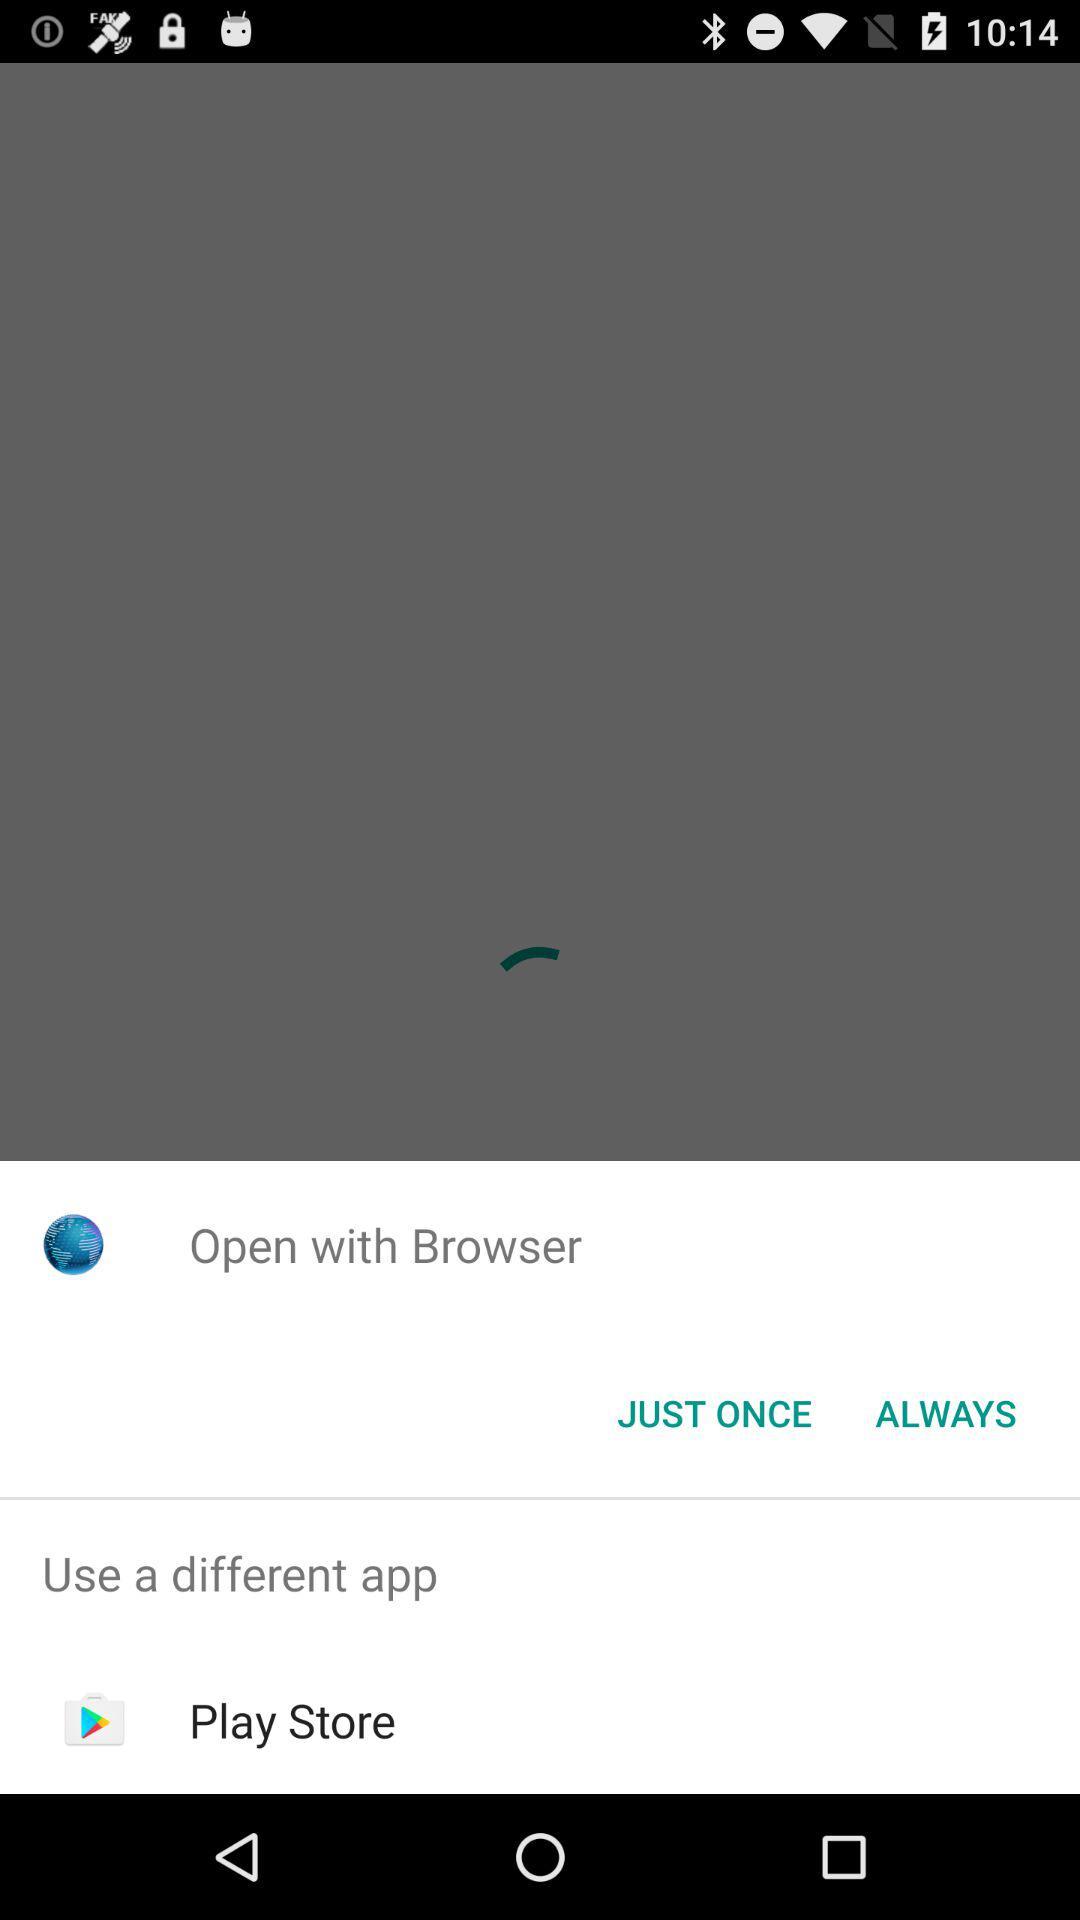  I want to click on app below use a different item, so click(292, 1719).